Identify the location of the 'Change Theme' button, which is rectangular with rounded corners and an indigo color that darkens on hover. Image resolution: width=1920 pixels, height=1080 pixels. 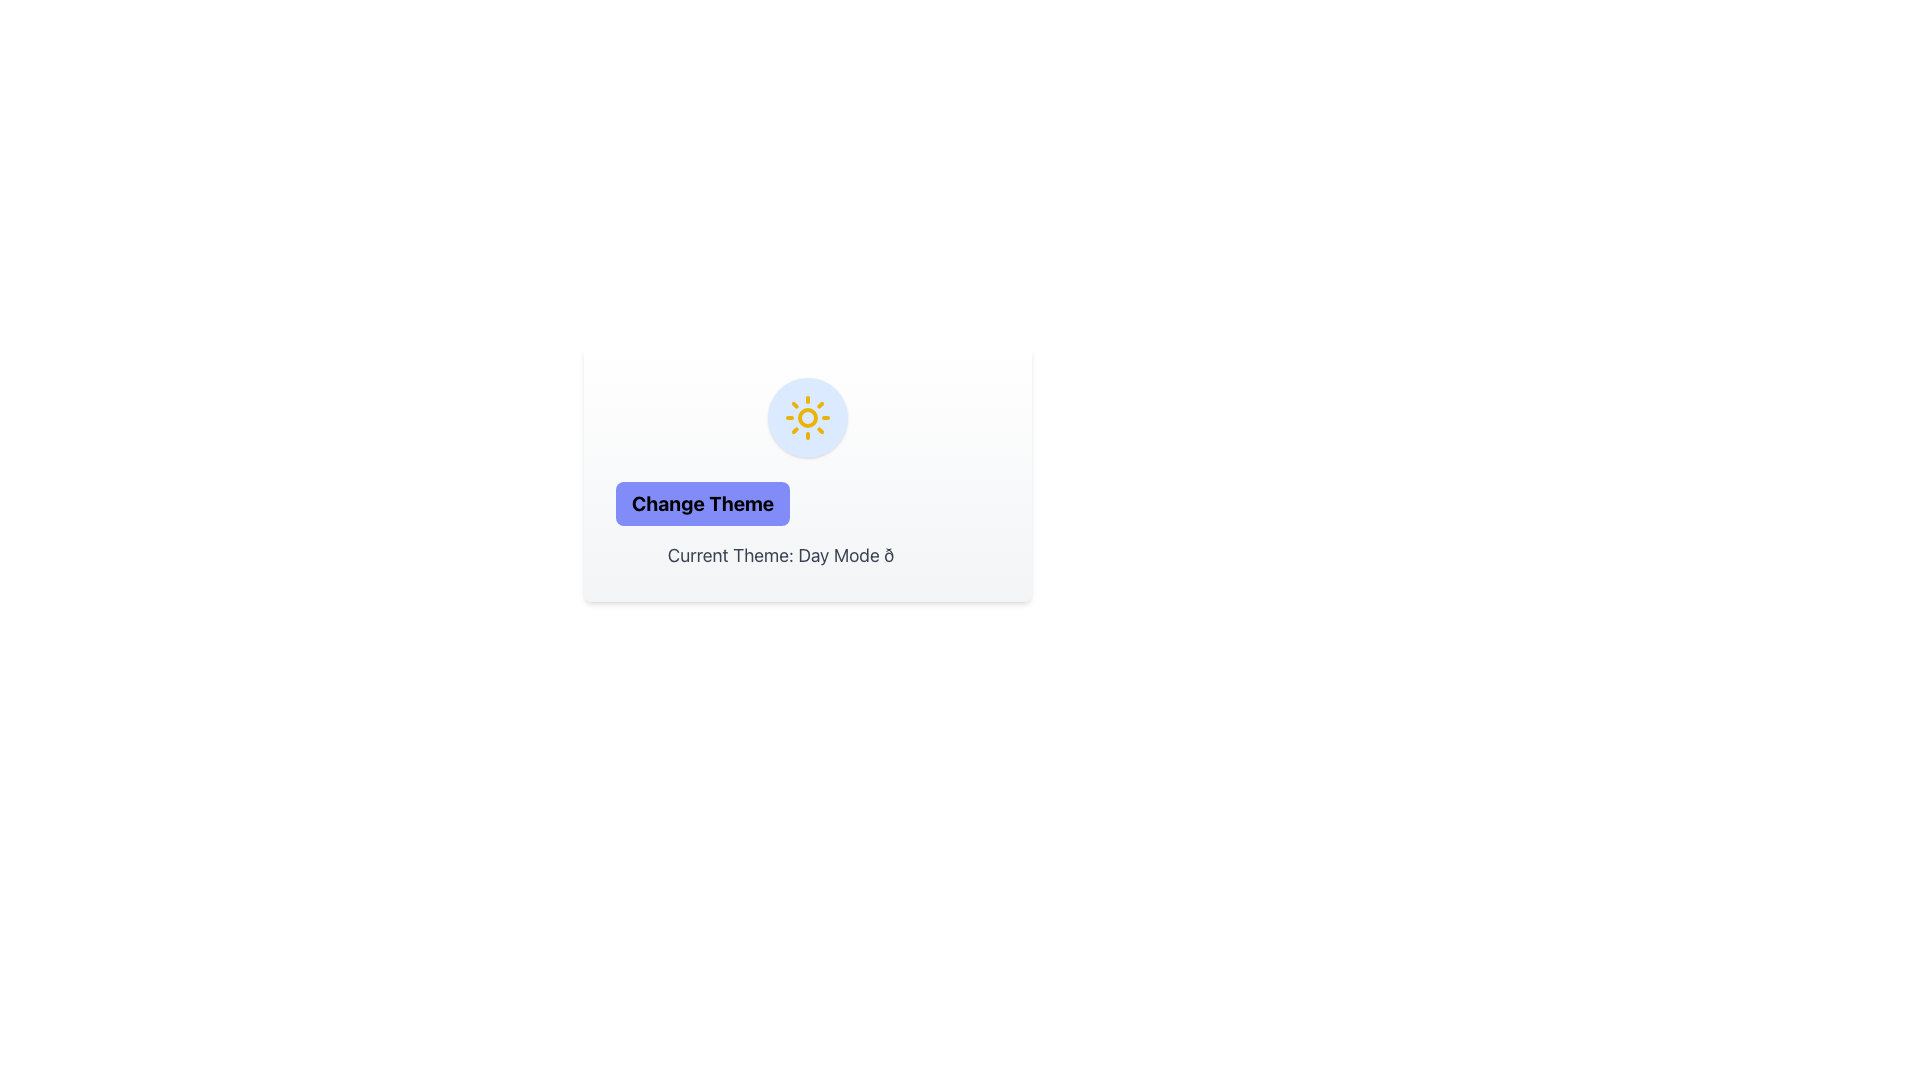
(703, 503).